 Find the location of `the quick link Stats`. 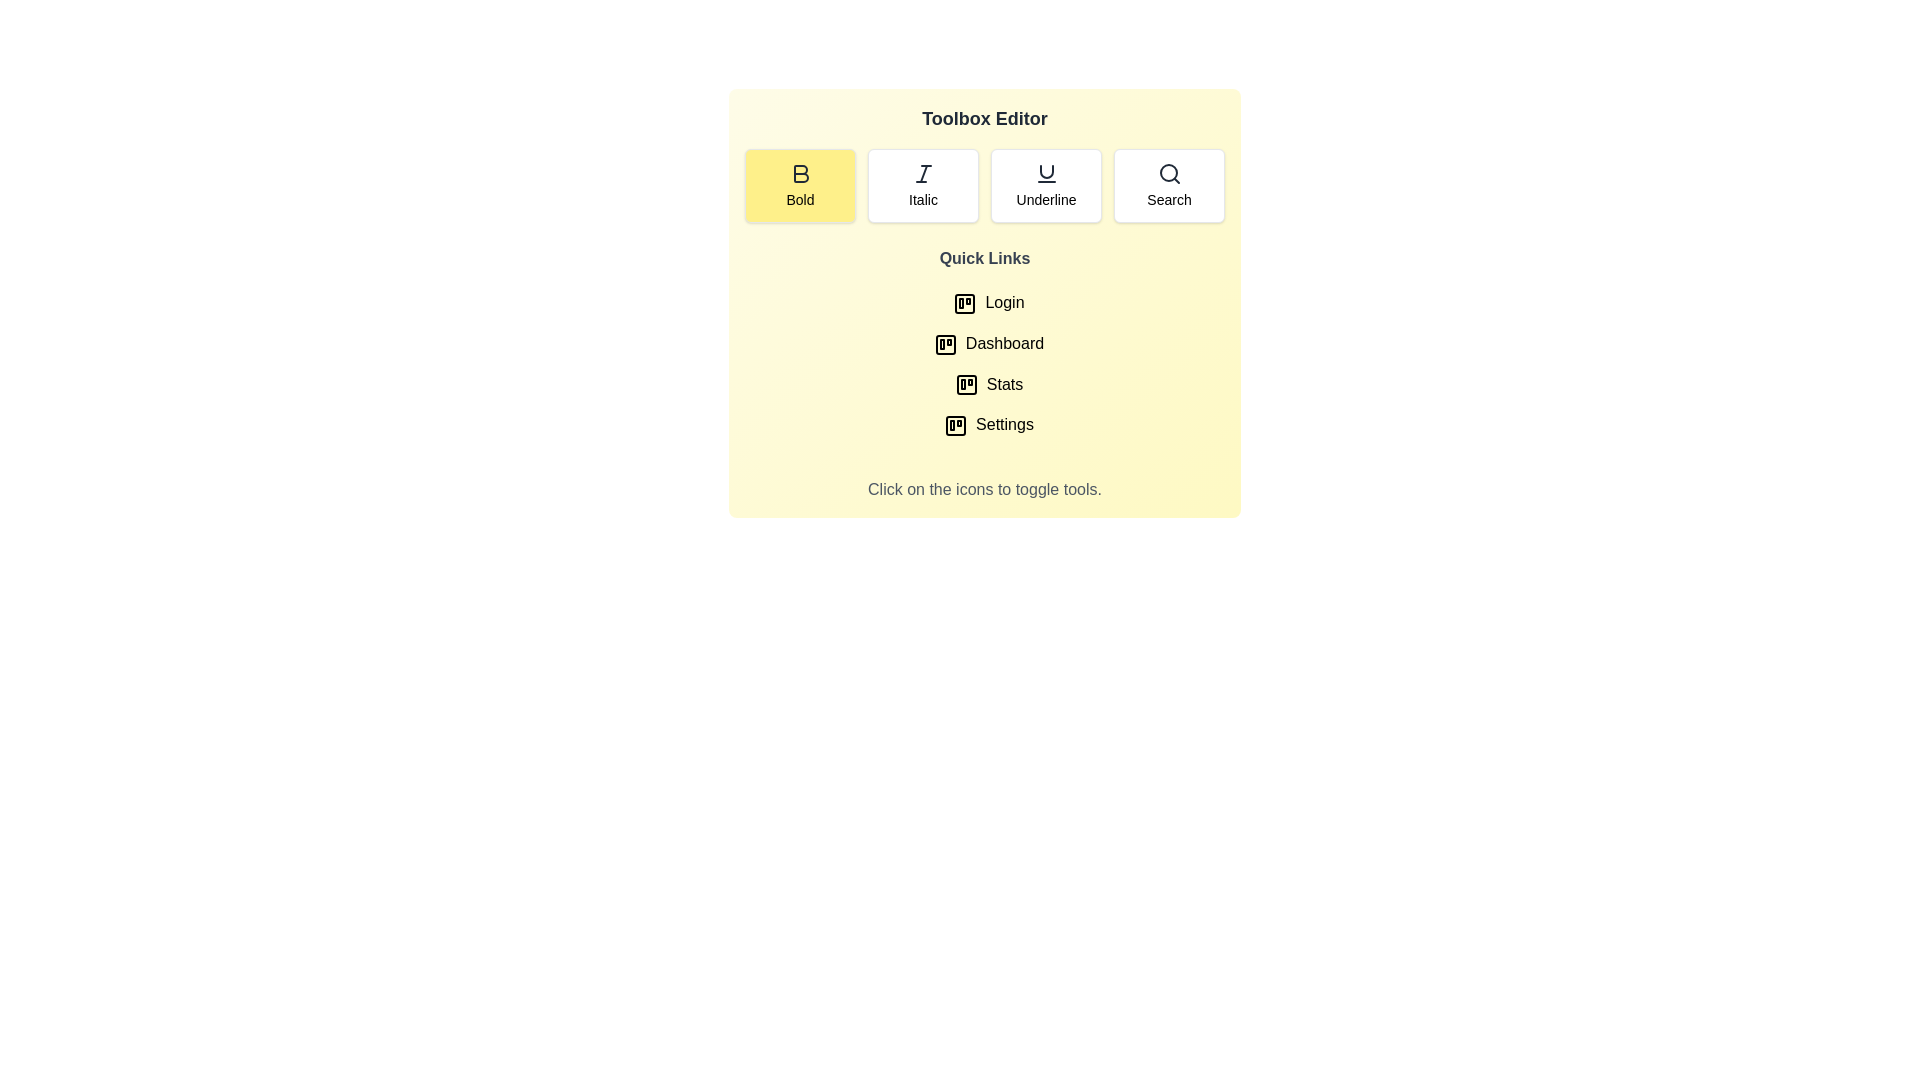

the quick link Stats is located at coordinates (984, 385).